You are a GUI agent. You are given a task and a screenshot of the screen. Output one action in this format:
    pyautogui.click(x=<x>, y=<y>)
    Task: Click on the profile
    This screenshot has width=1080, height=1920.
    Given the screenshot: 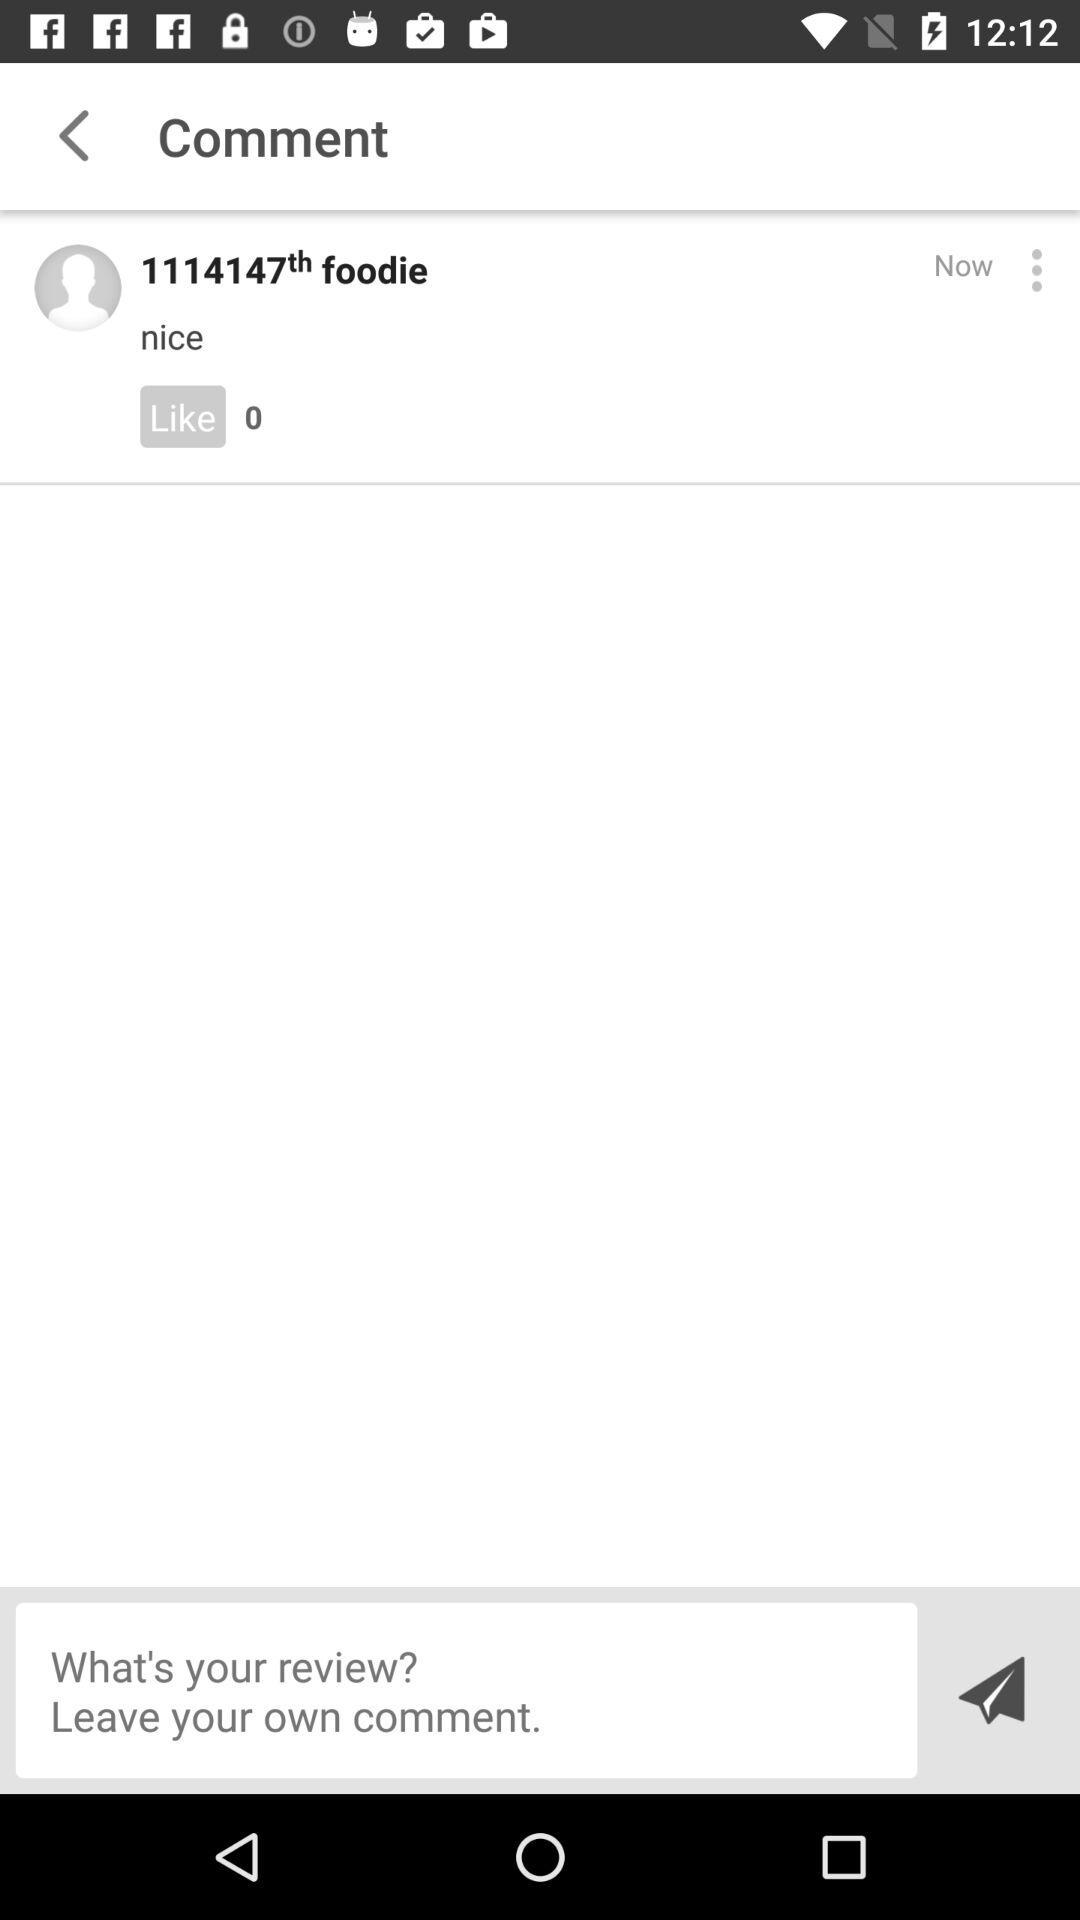 What is the action you would take?
    pyautogui.click(x=76, y=287)
    